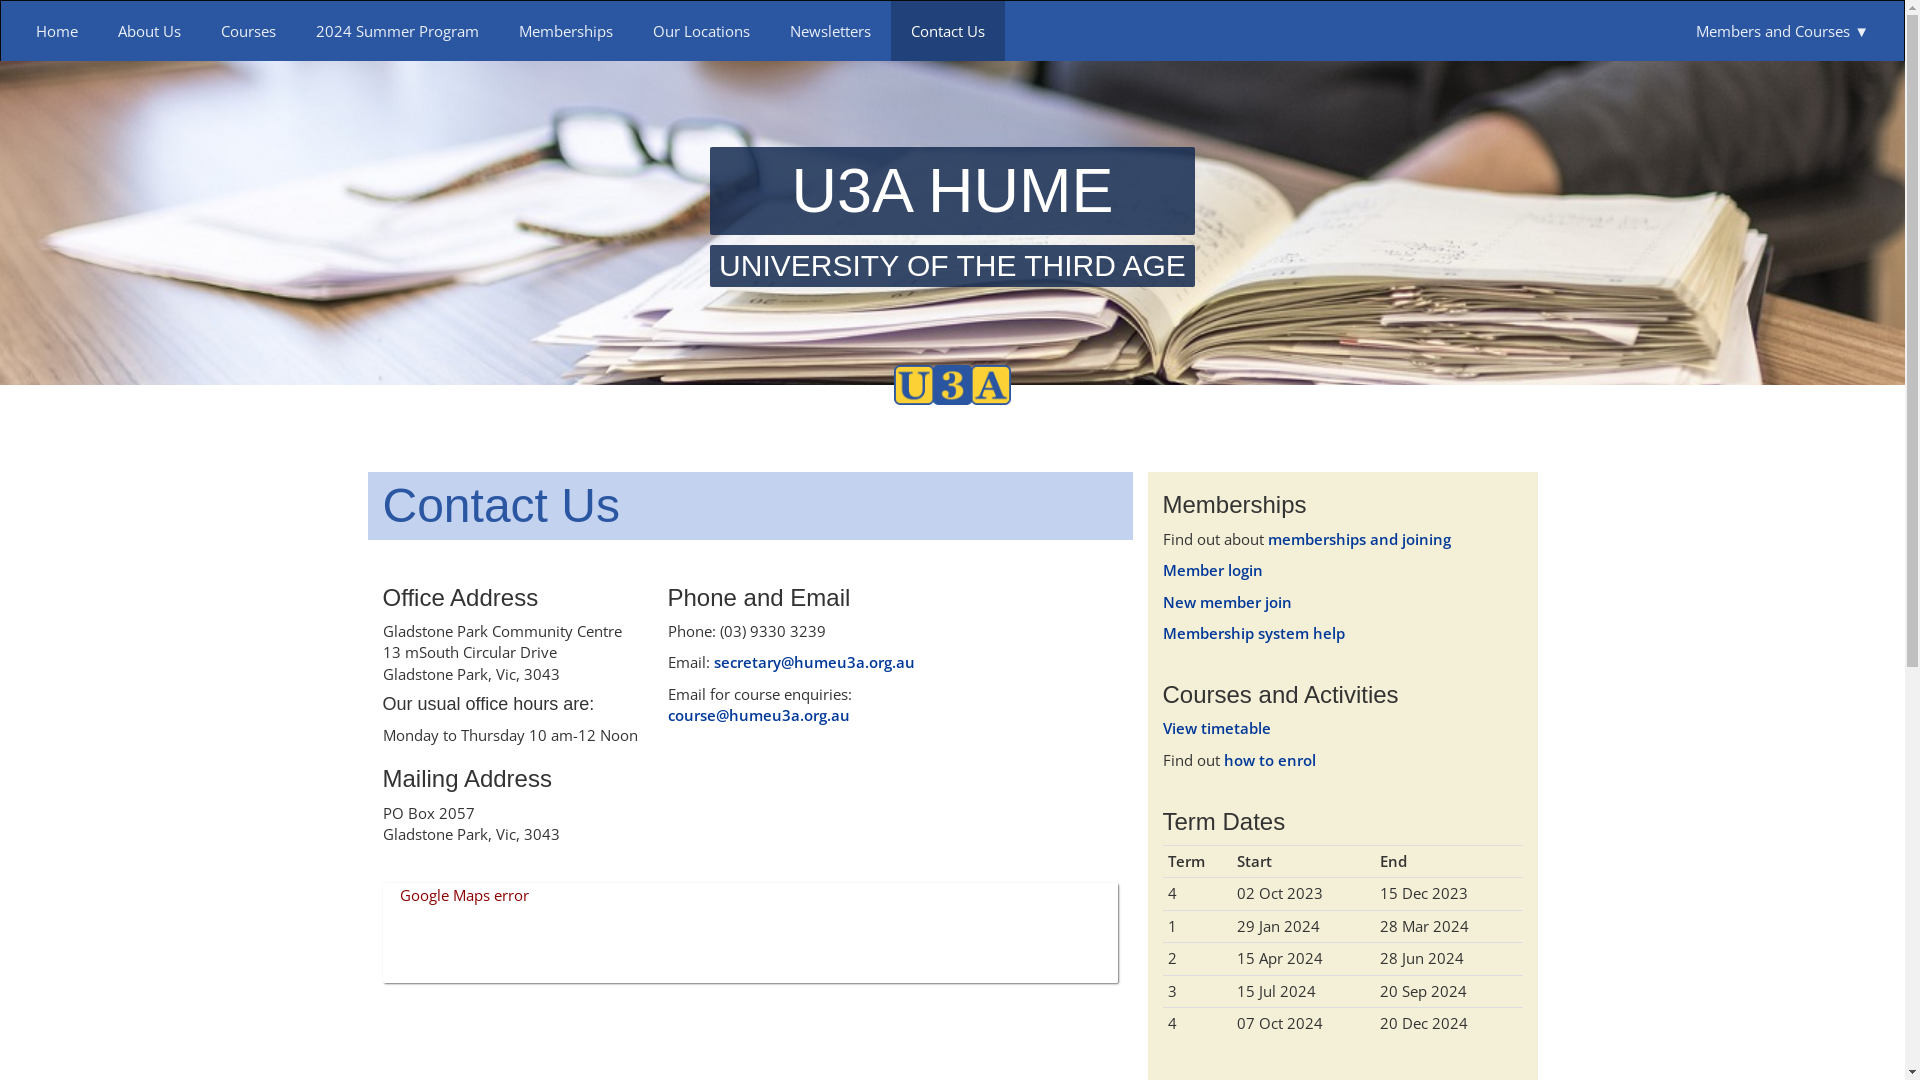 The width and height of the screenshot is (1920, 1080). I want to click on 'Membership system help', so click(1251, 632).